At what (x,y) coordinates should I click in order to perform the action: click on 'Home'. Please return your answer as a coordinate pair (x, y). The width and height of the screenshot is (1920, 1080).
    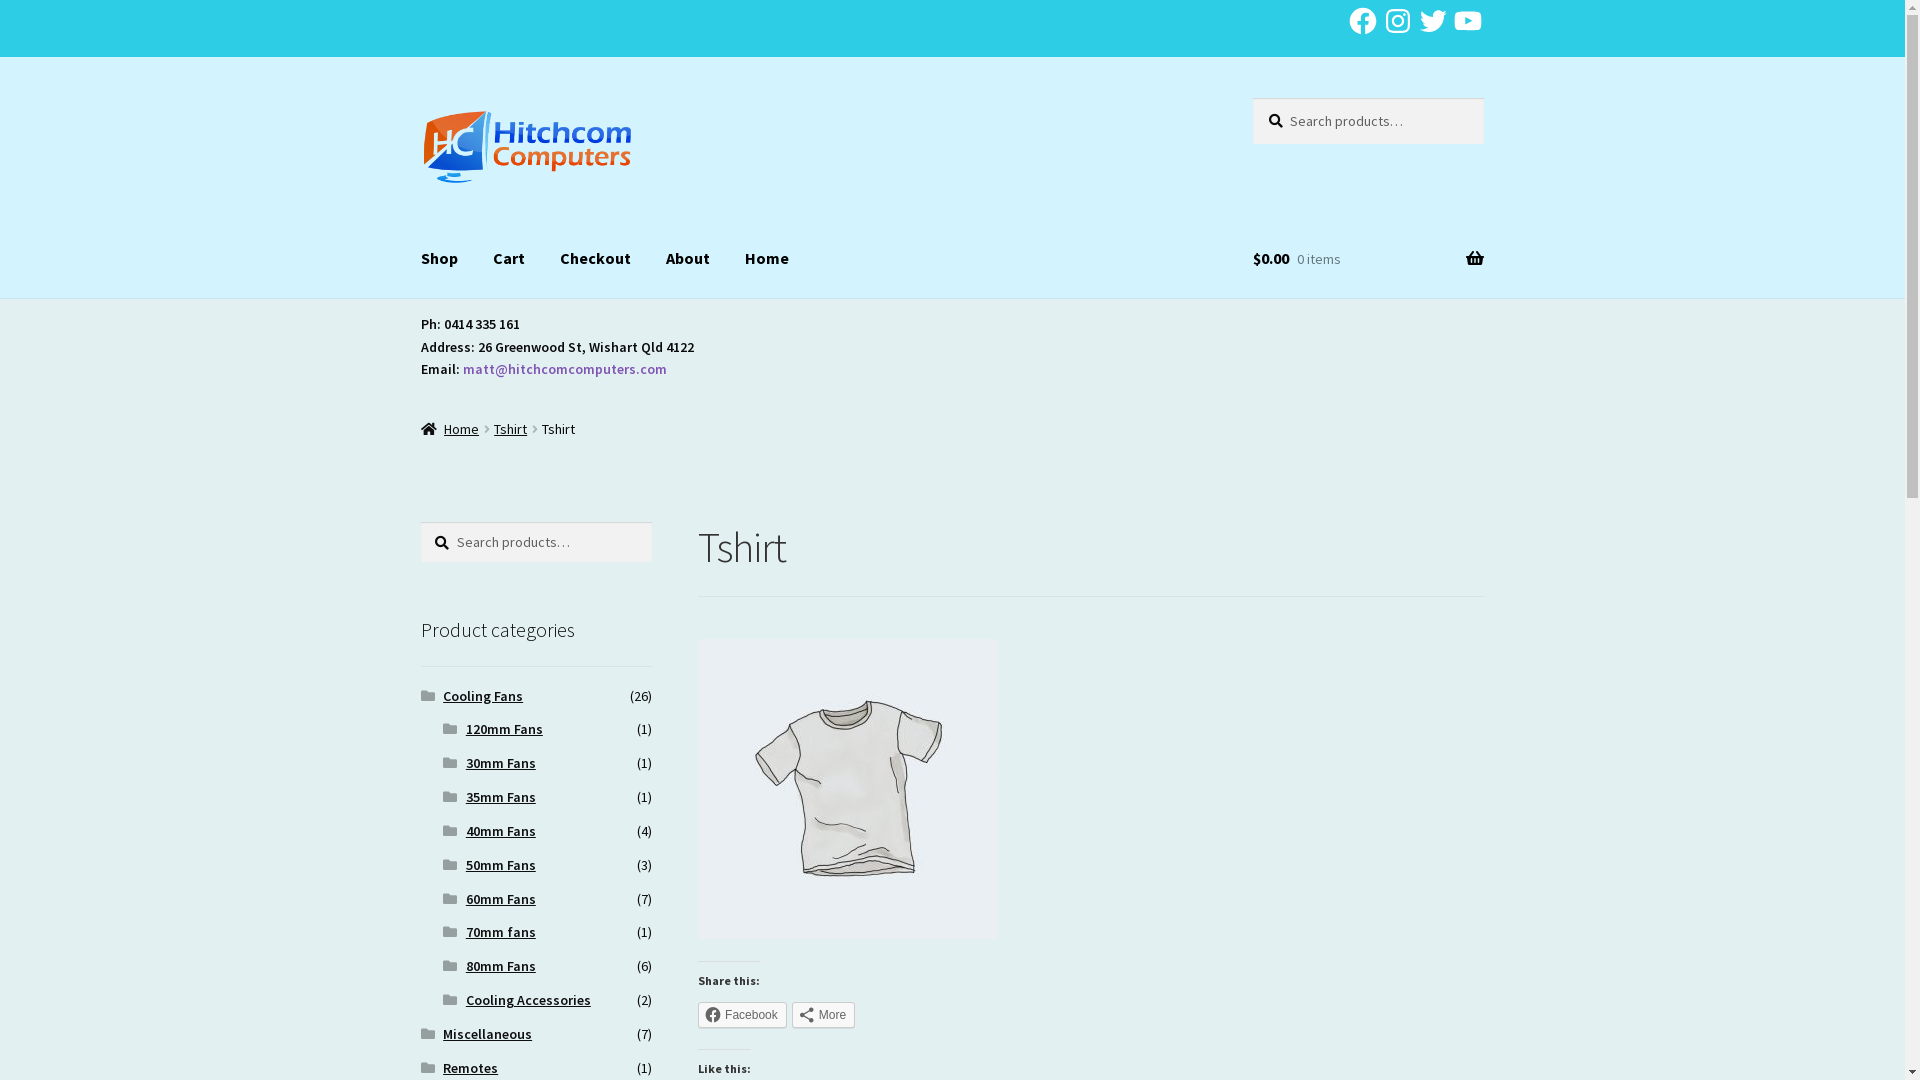
    Looking at the image, I should click on (449, 427).